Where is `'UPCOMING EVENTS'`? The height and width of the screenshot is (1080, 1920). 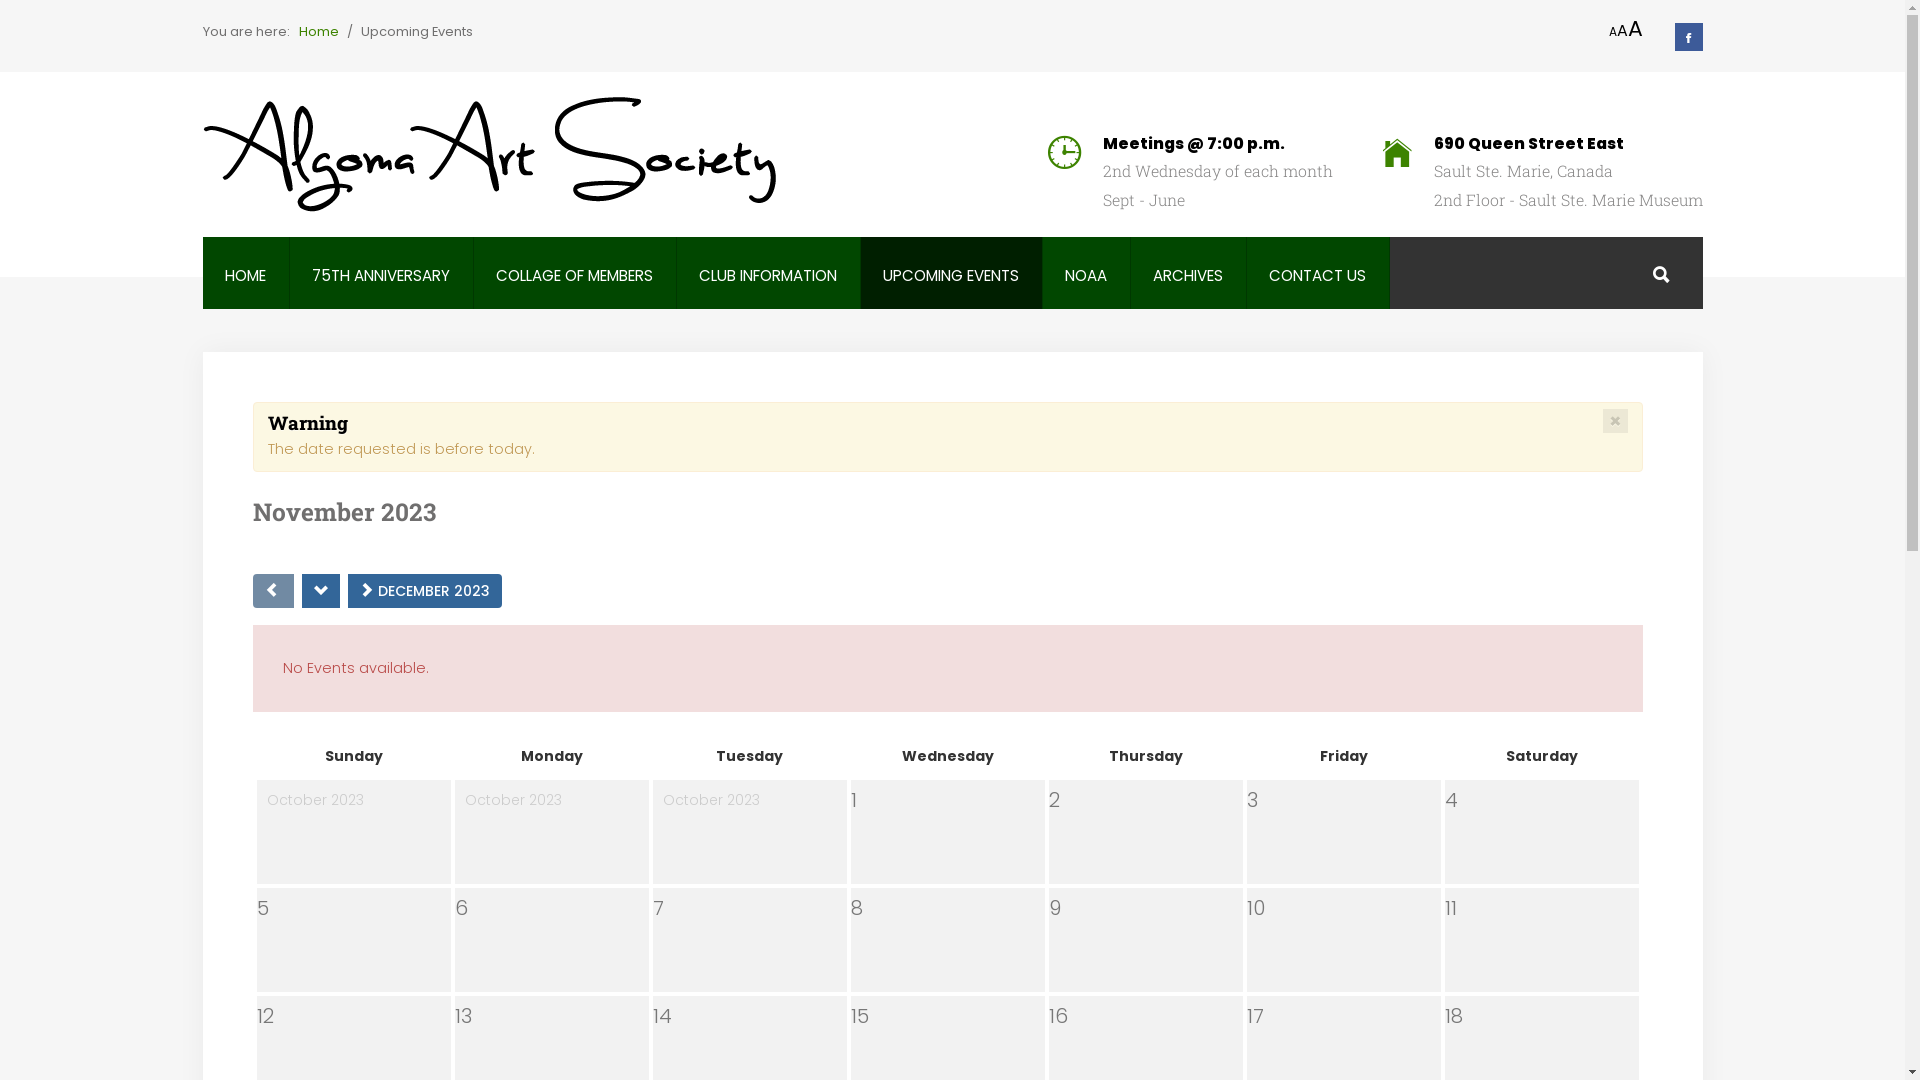 'UPCOMING EVENTS' is located at coordinates (949, 275).